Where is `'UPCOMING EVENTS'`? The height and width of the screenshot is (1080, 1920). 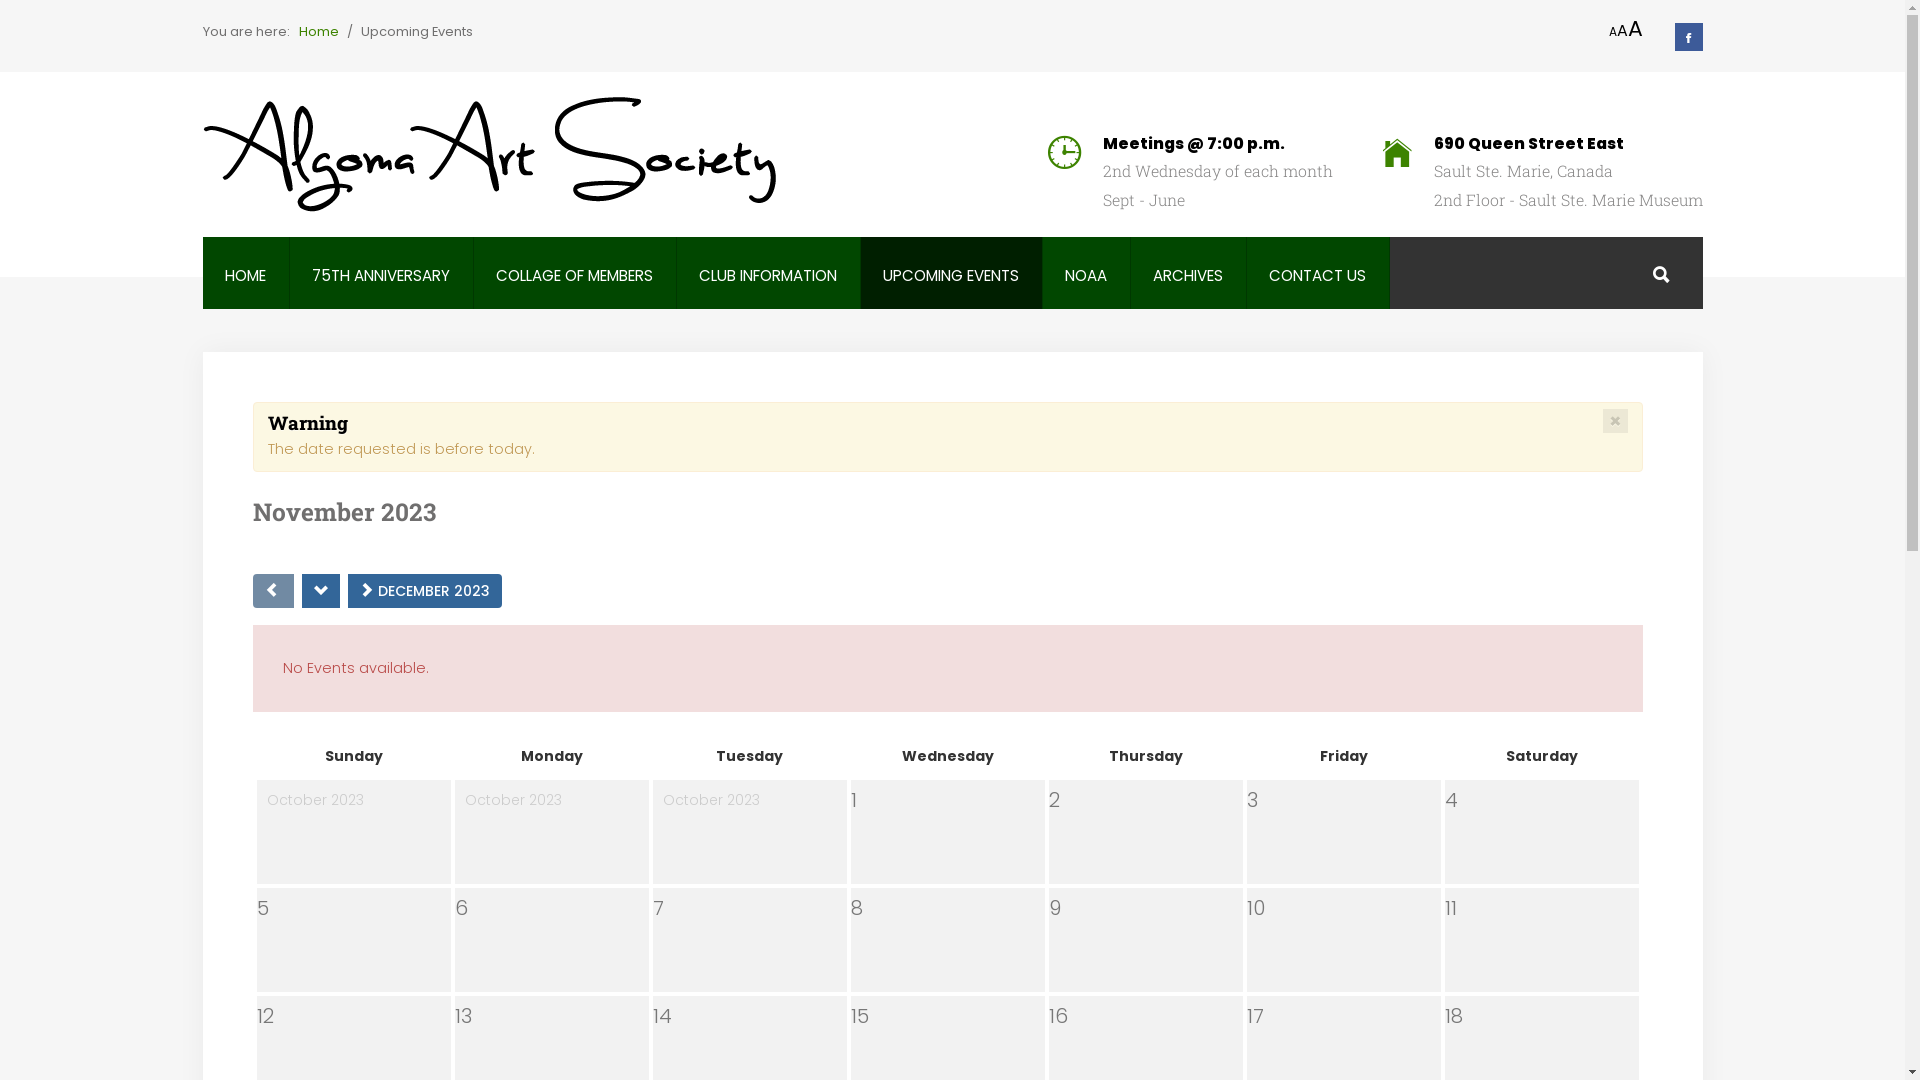 'UPCOMING EVENTS' is located at coordinates (949, 275).